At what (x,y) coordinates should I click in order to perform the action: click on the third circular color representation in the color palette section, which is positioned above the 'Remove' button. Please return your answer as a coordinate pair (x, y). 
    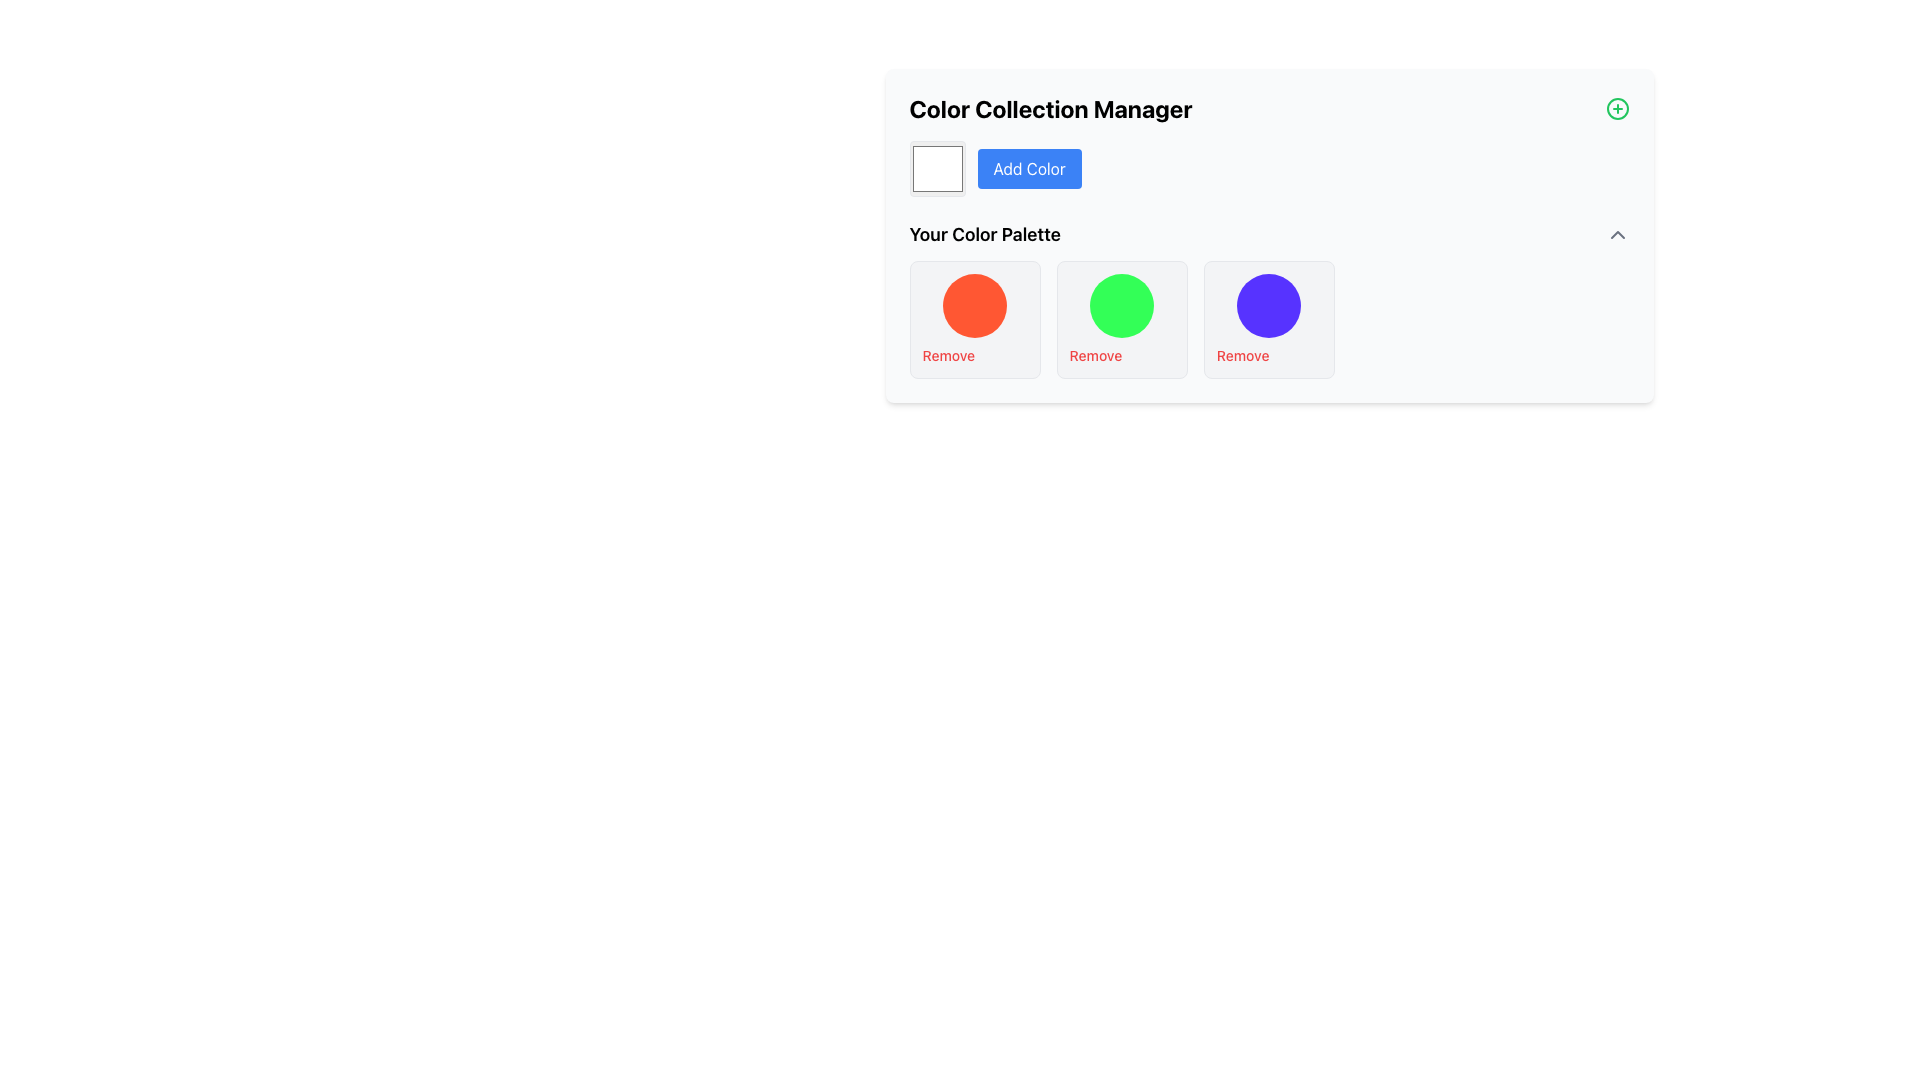
    Looking at the image, I should click on (1267, 305).